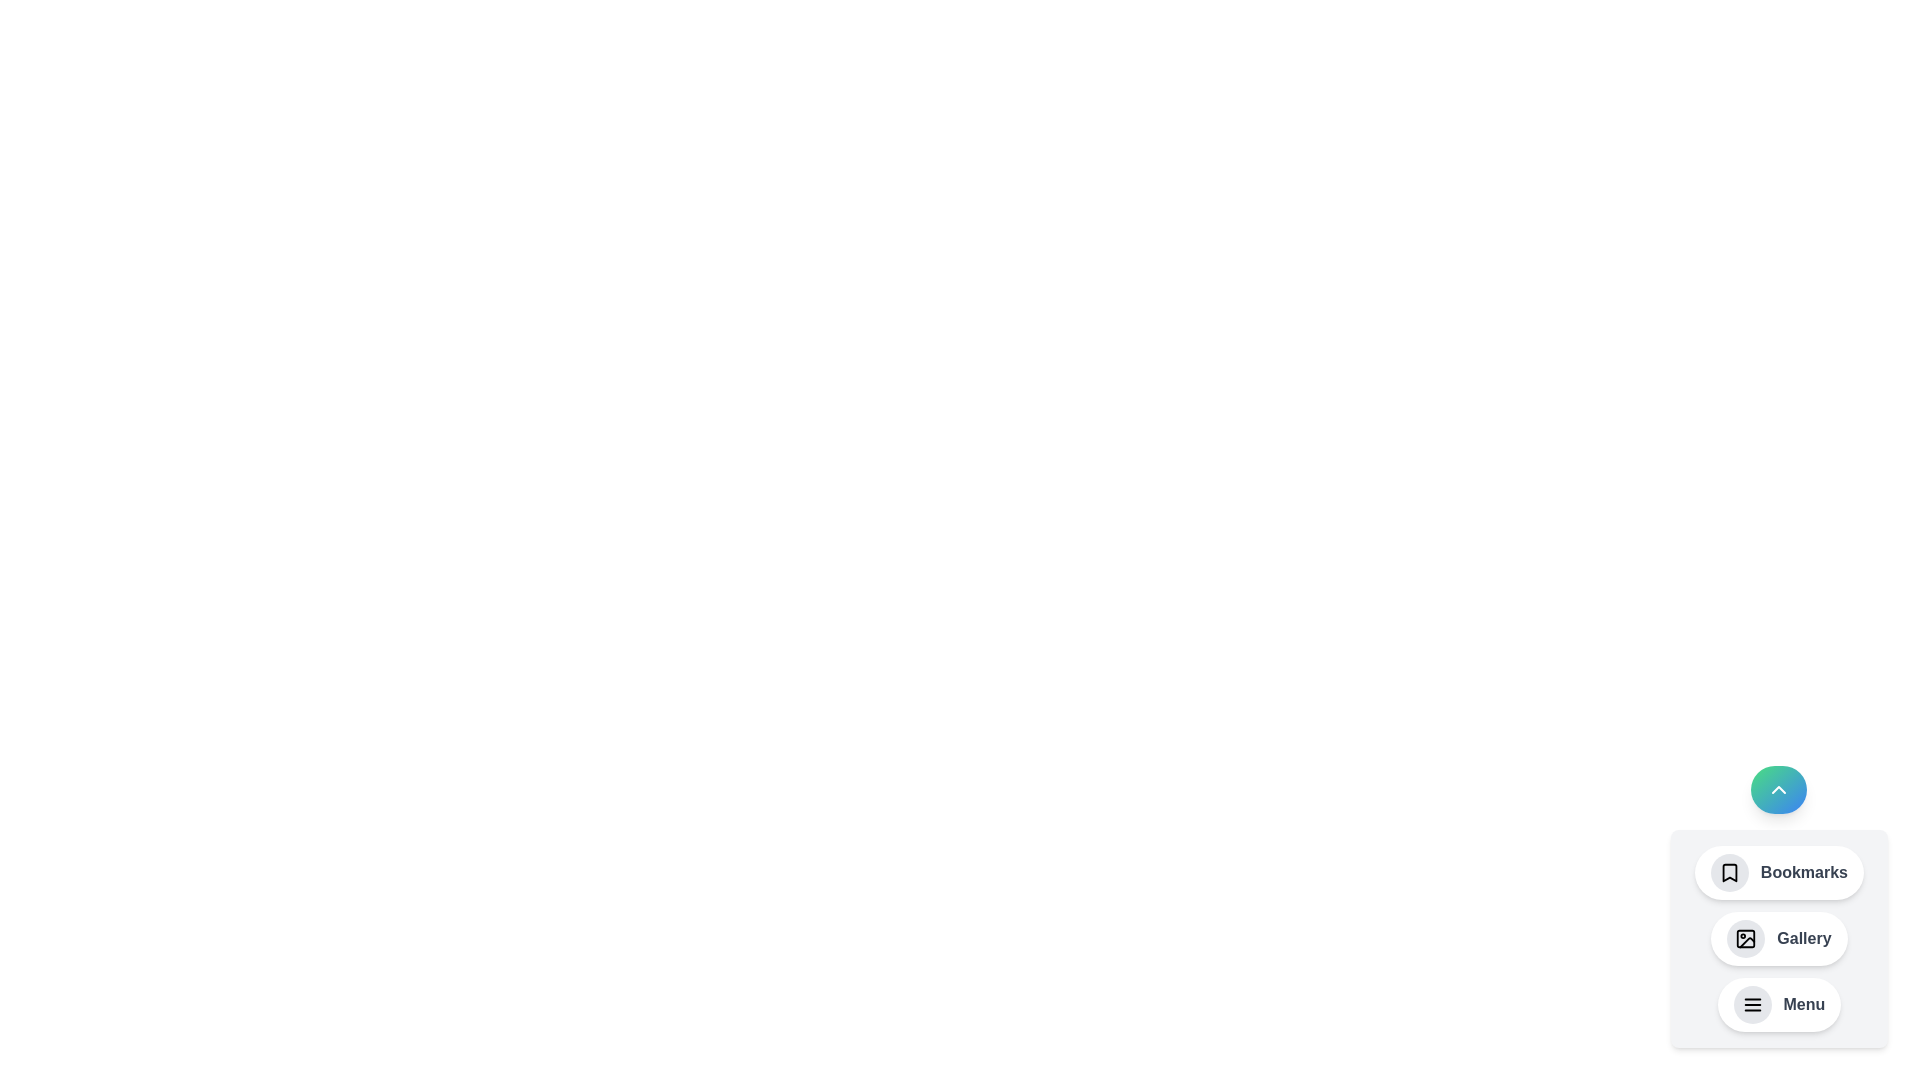 The width and height of the screenshot is (1920, 1080). What do you see at coordinates (1779, 789) in the screenshot?
I see `the main button to toggle the menu visibility` at bounding box center [1779, 789].